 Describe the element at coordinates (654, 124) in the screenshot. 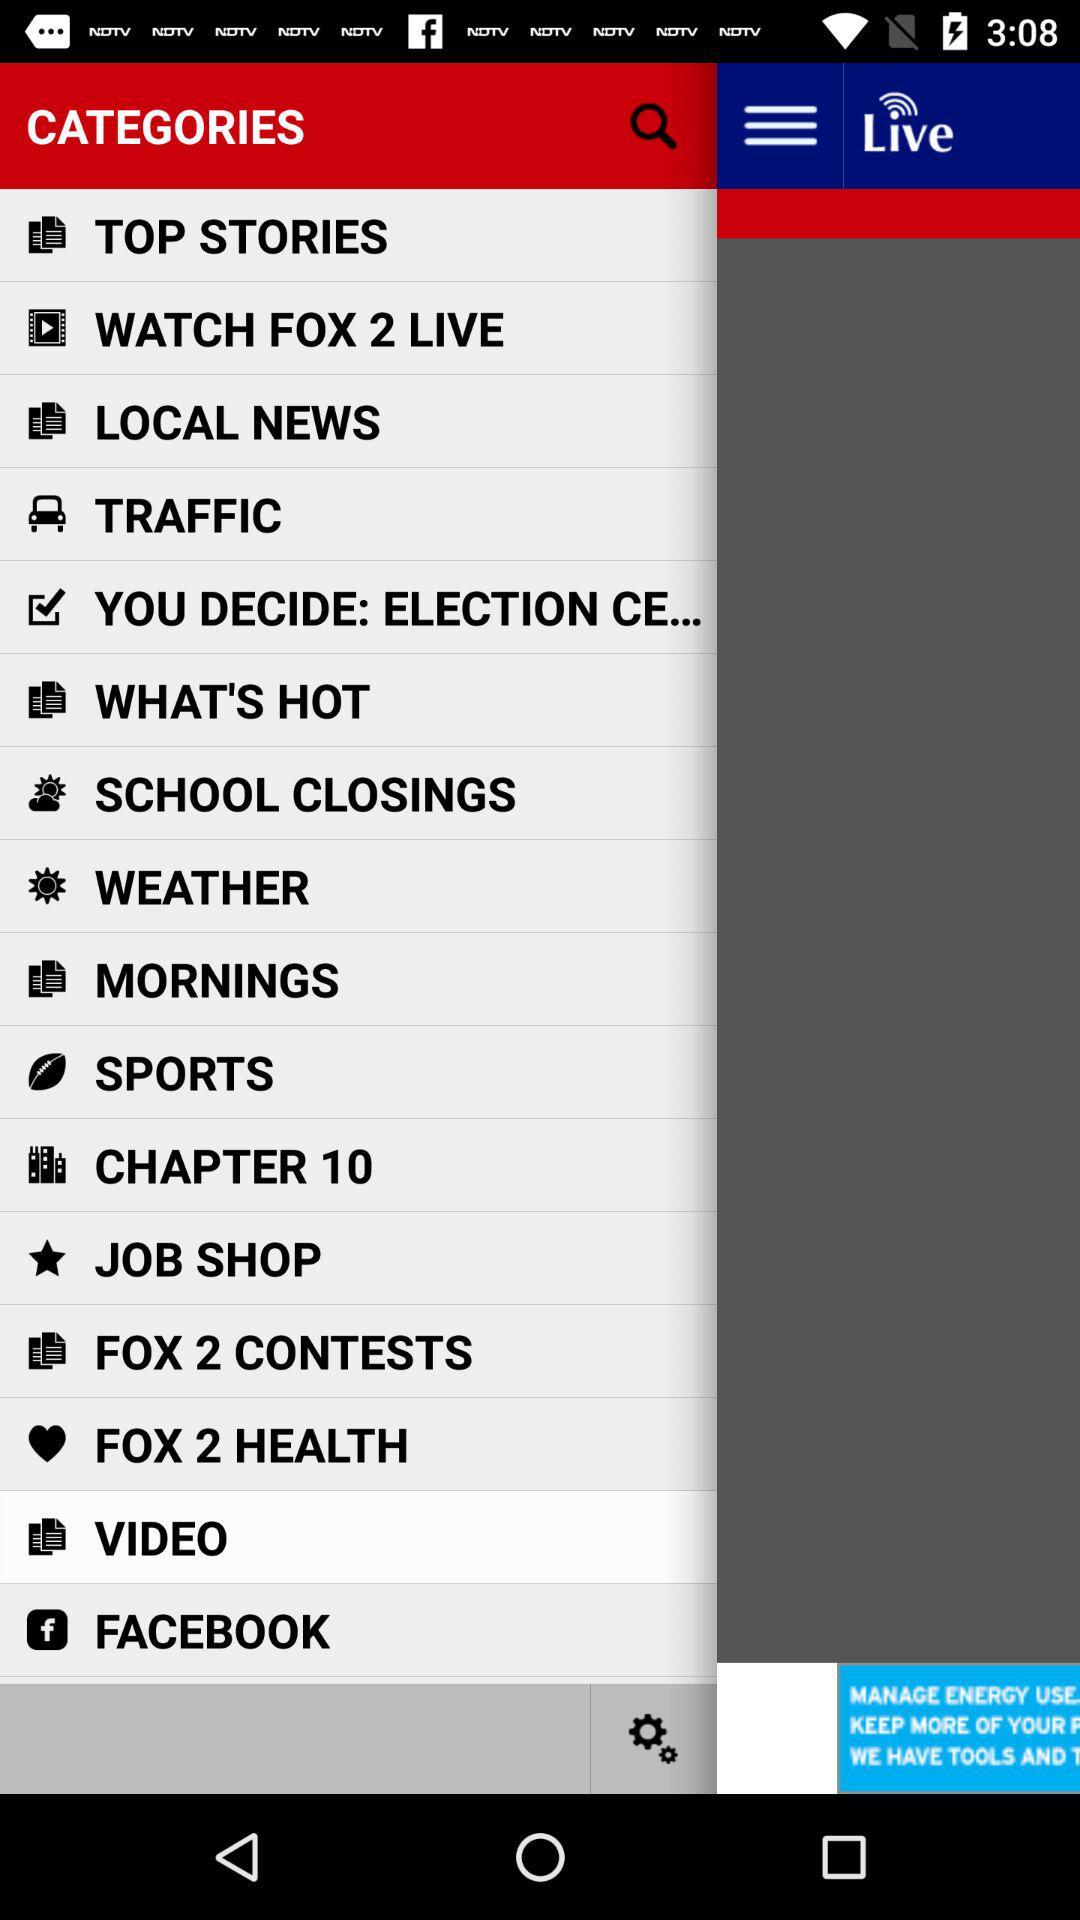

I see `search` at that location.